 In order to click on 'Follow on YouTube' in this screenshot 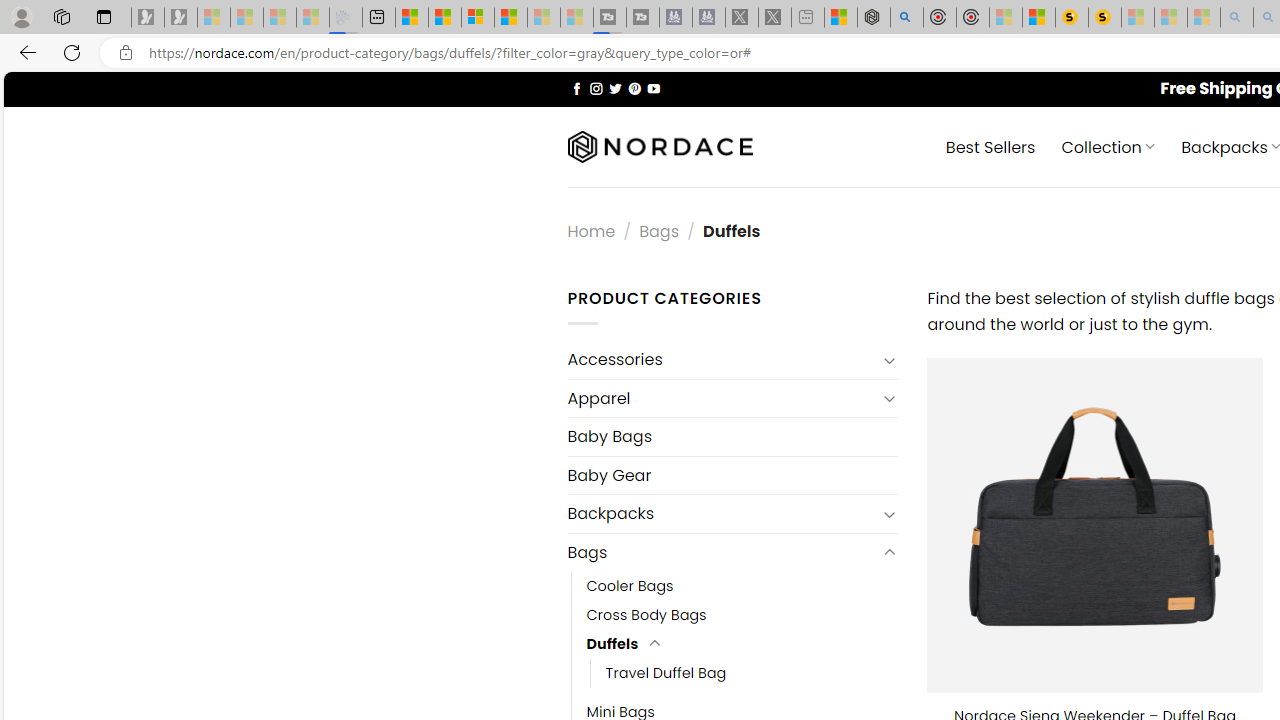, I will do `click(653, 87)`.